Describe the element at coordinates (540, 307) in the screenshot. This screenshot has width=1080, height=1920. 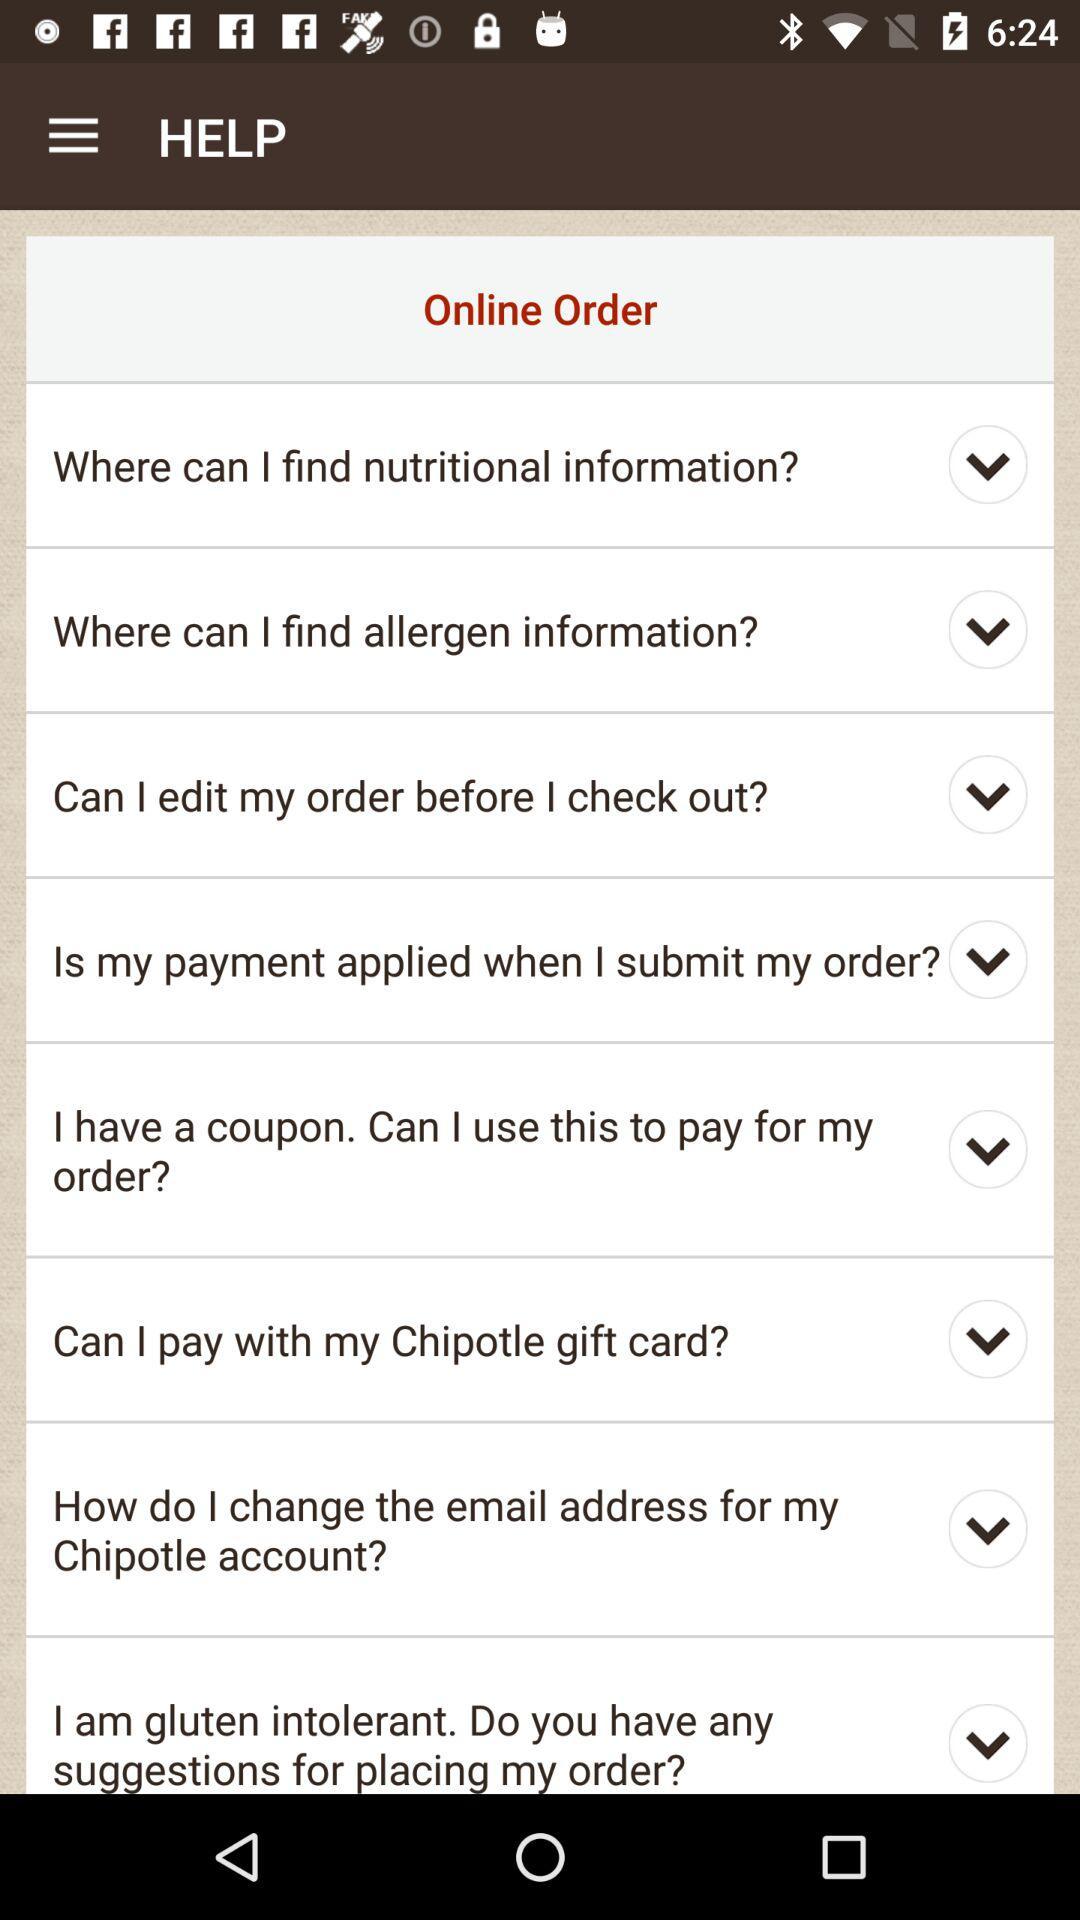
I see `the online order` at that location.